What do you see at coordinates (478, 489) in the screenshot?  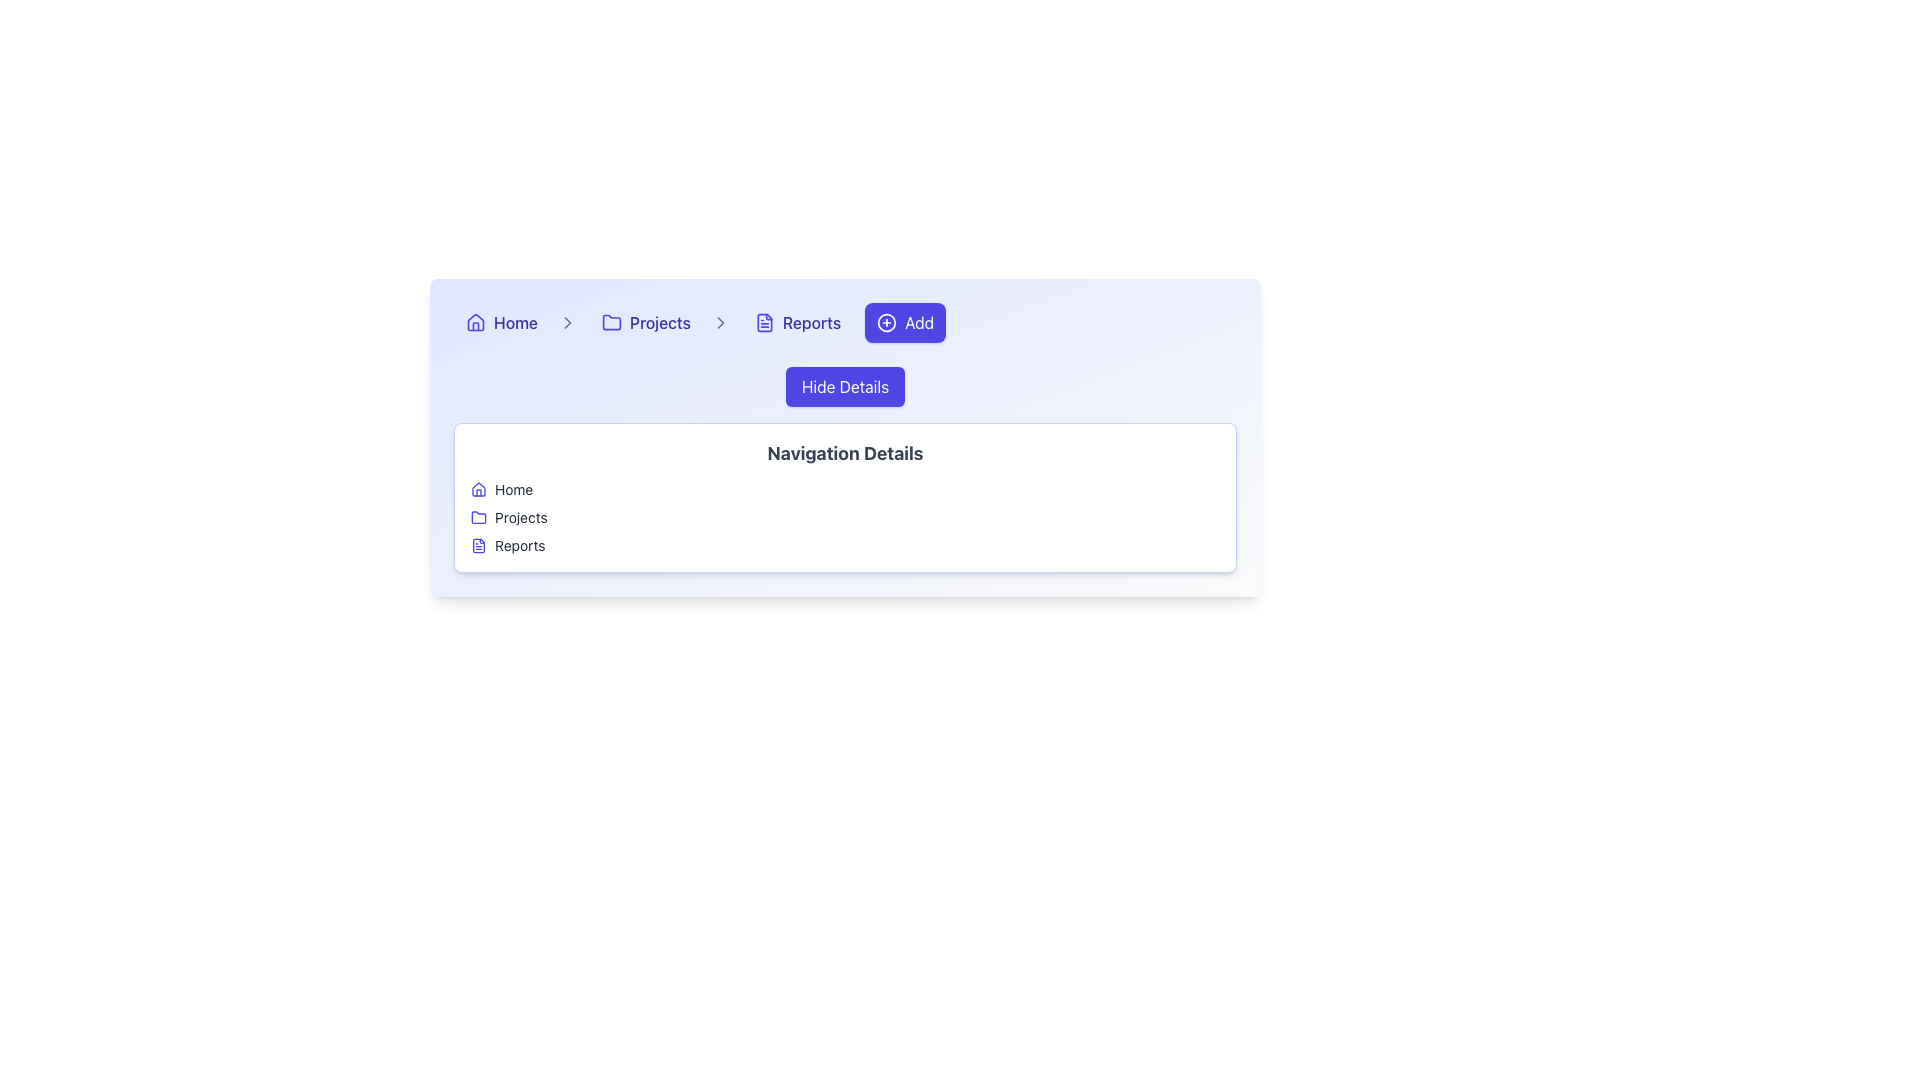 I see `the home icon located at the top-left corner of the breadcrumb navigation section, which serves as a clickable element for navigating to the home page` at bounding box center [478, 489].